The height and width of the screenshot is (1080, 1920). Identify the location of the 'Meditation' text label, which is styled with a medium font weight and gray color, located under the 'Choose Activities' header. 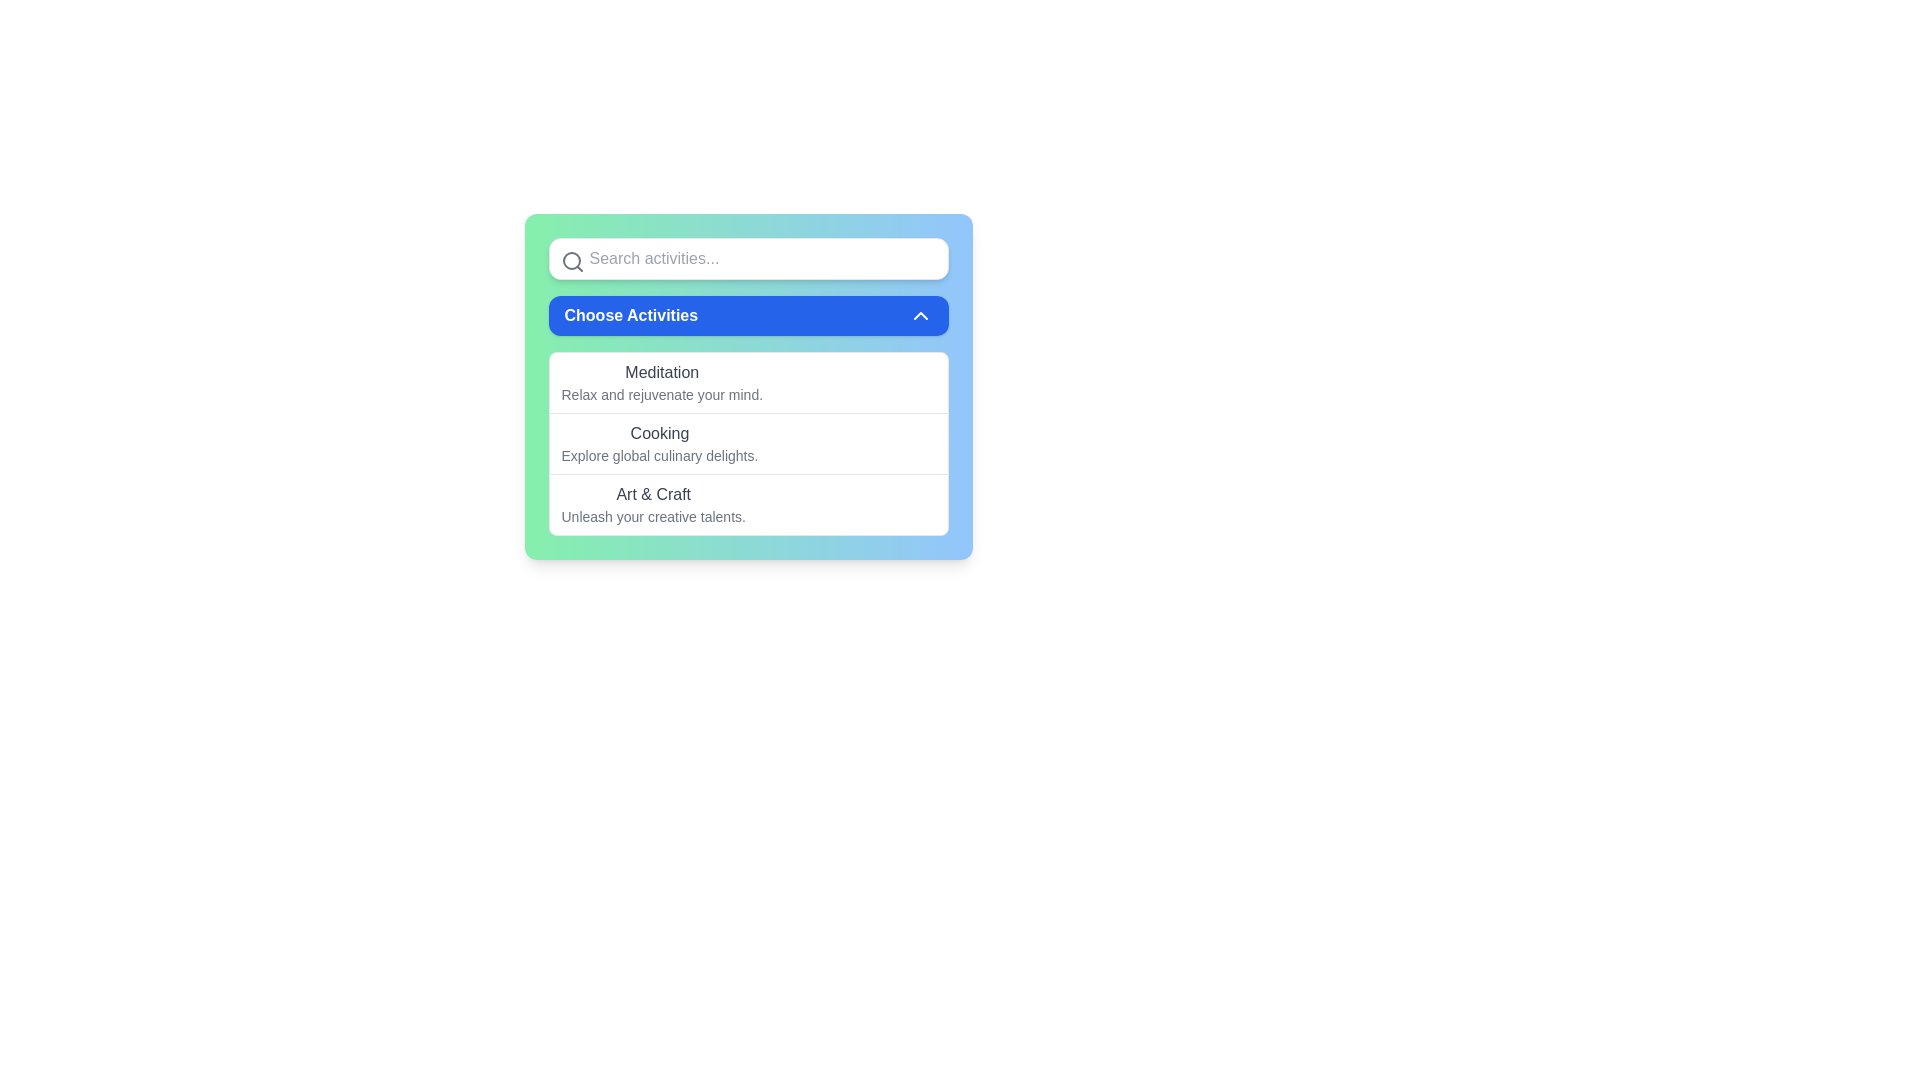
(662, 373).